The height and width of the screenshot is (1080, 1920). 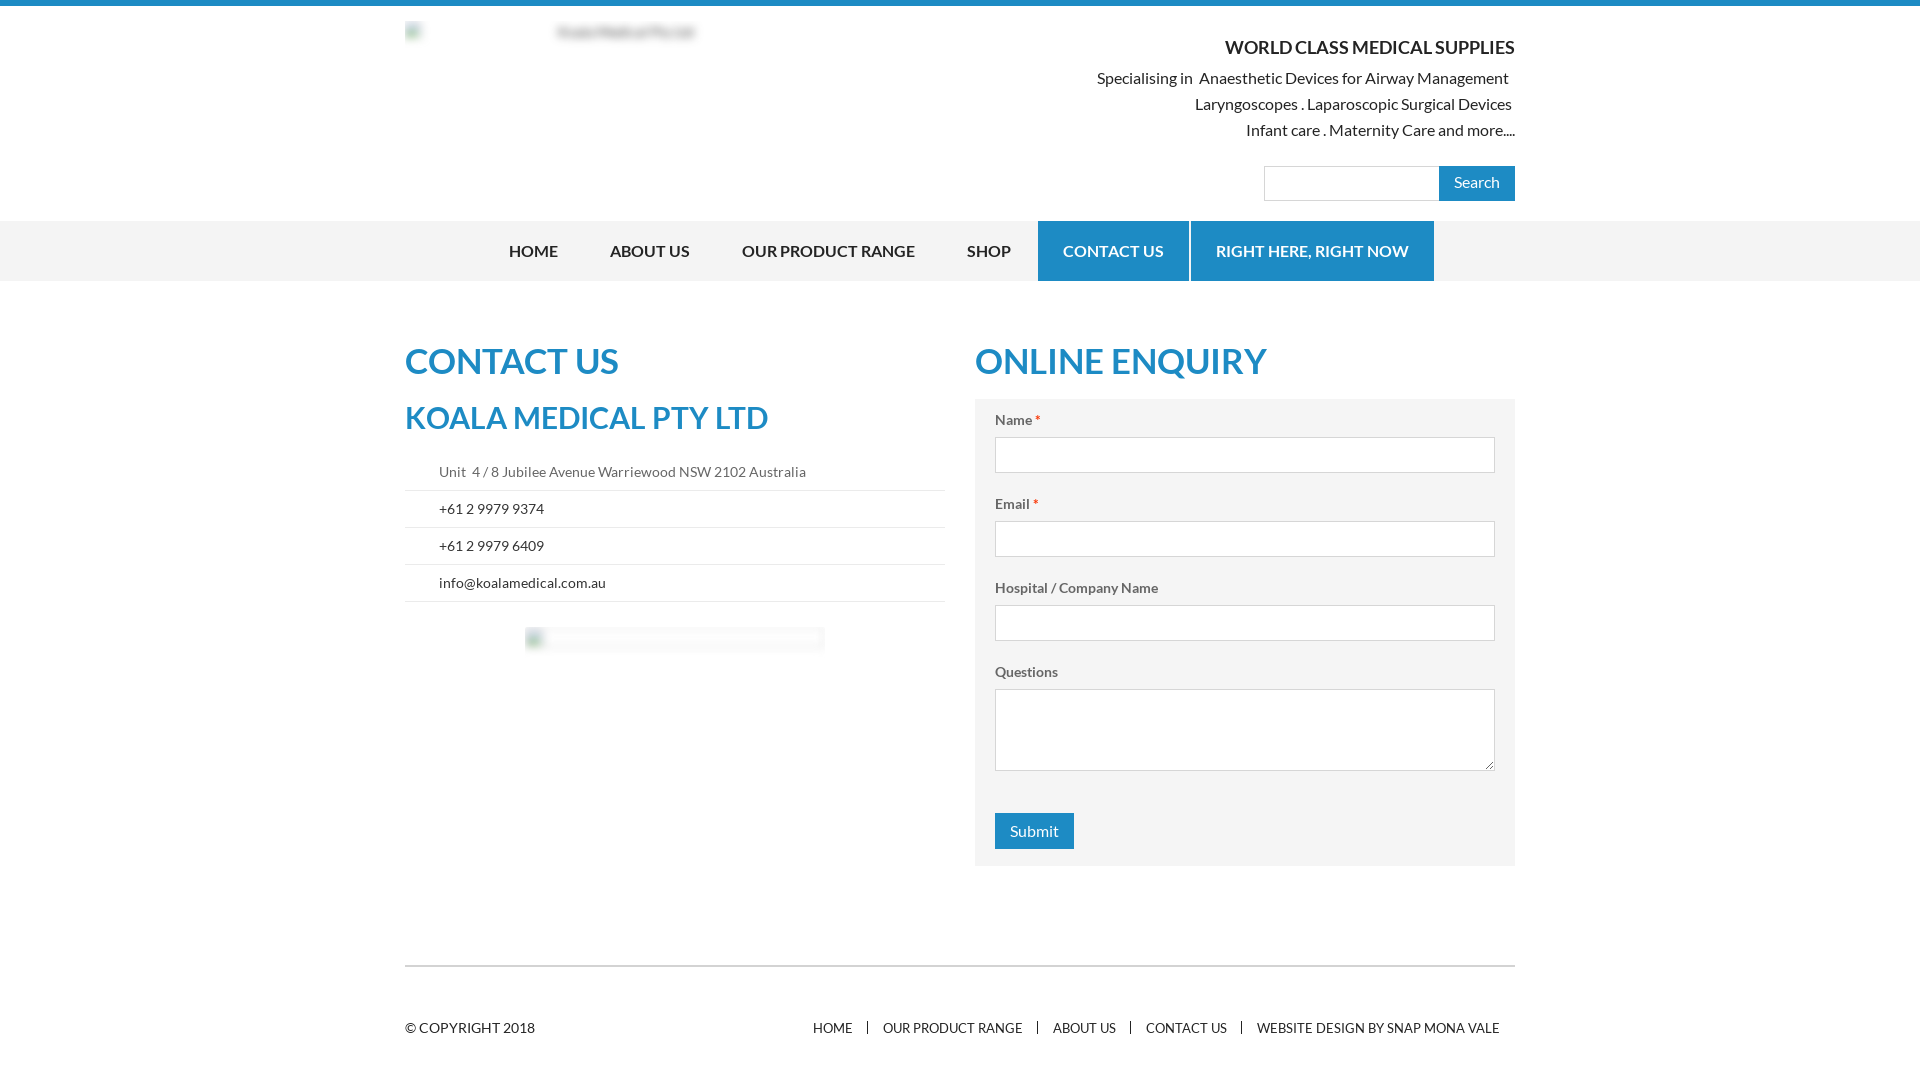 I want to click on 'OUR PRODUCT RANGE', so click(x=828, y=249).